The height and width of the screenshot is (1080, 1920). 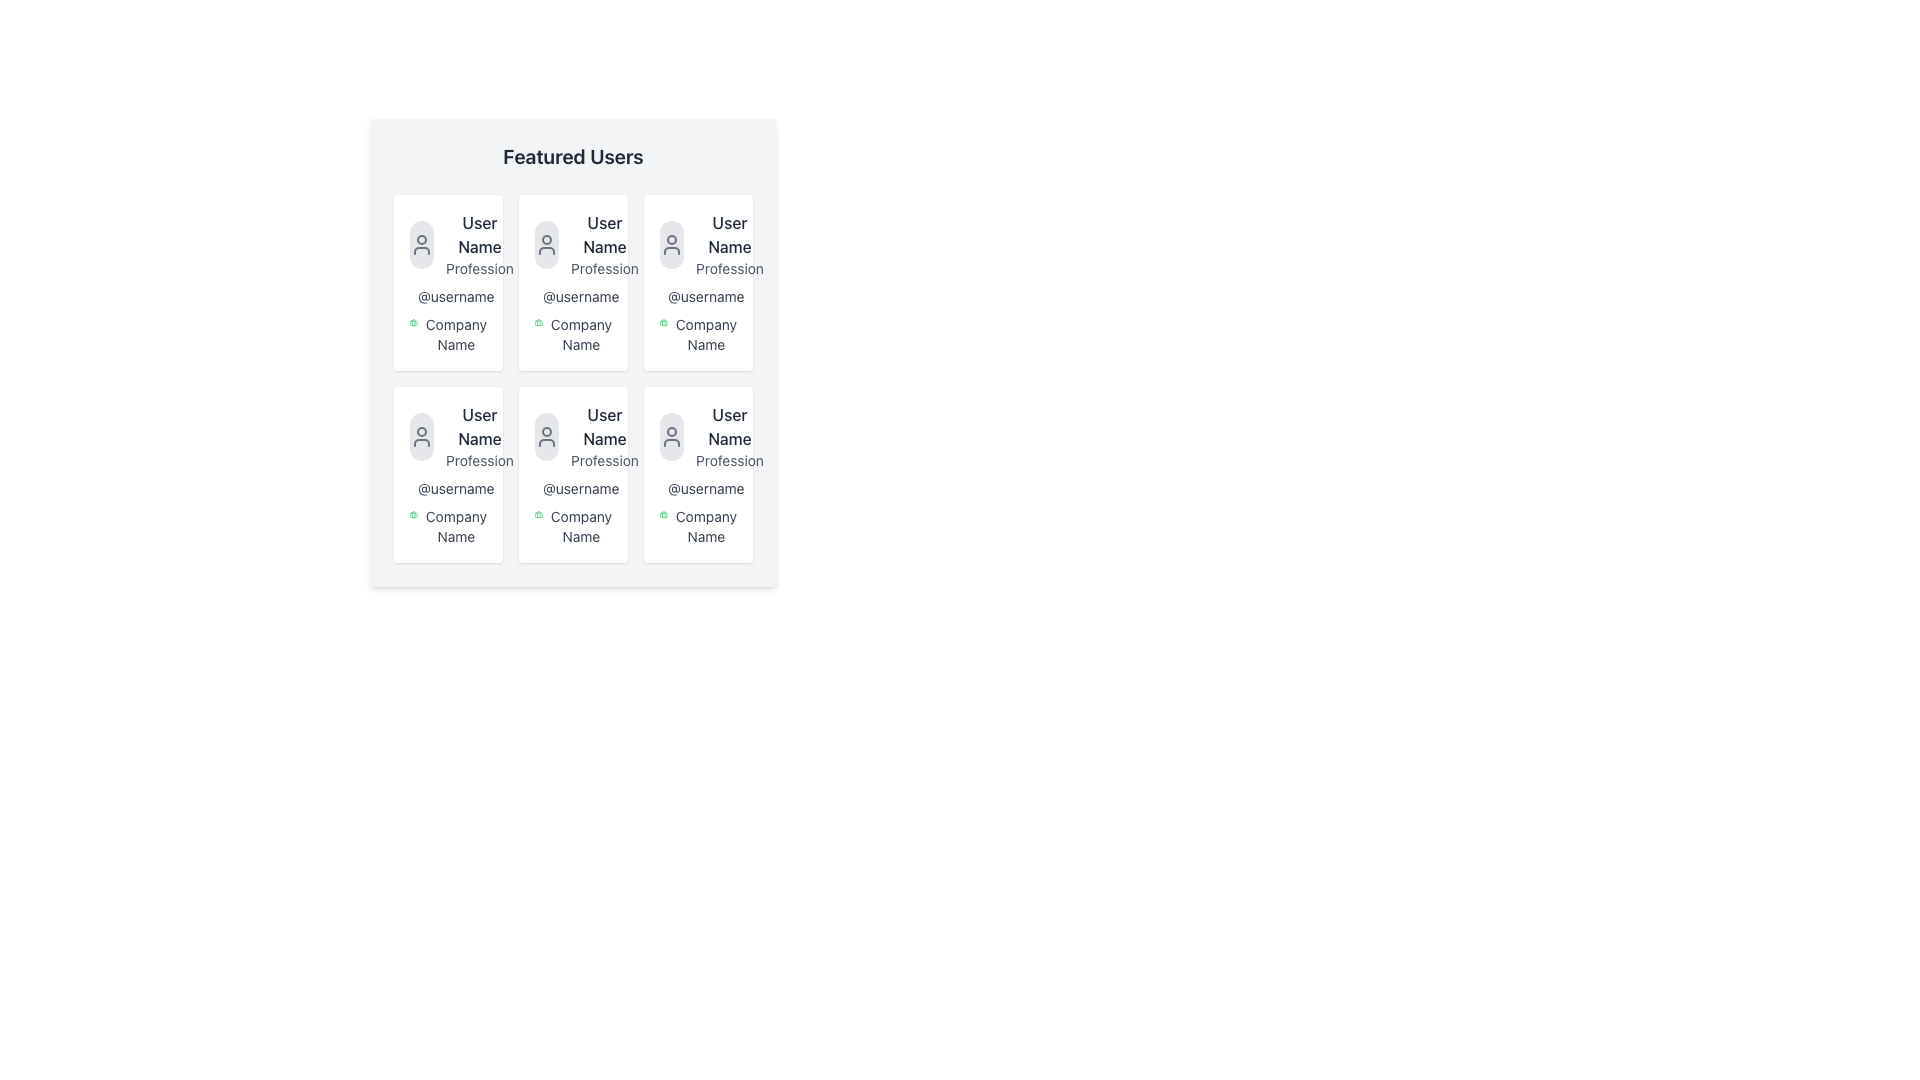 I want to click on the 'Company Name' text label with a green briefcase icon located at the bottom-right corner of the user card, so click(x=698, y=526).